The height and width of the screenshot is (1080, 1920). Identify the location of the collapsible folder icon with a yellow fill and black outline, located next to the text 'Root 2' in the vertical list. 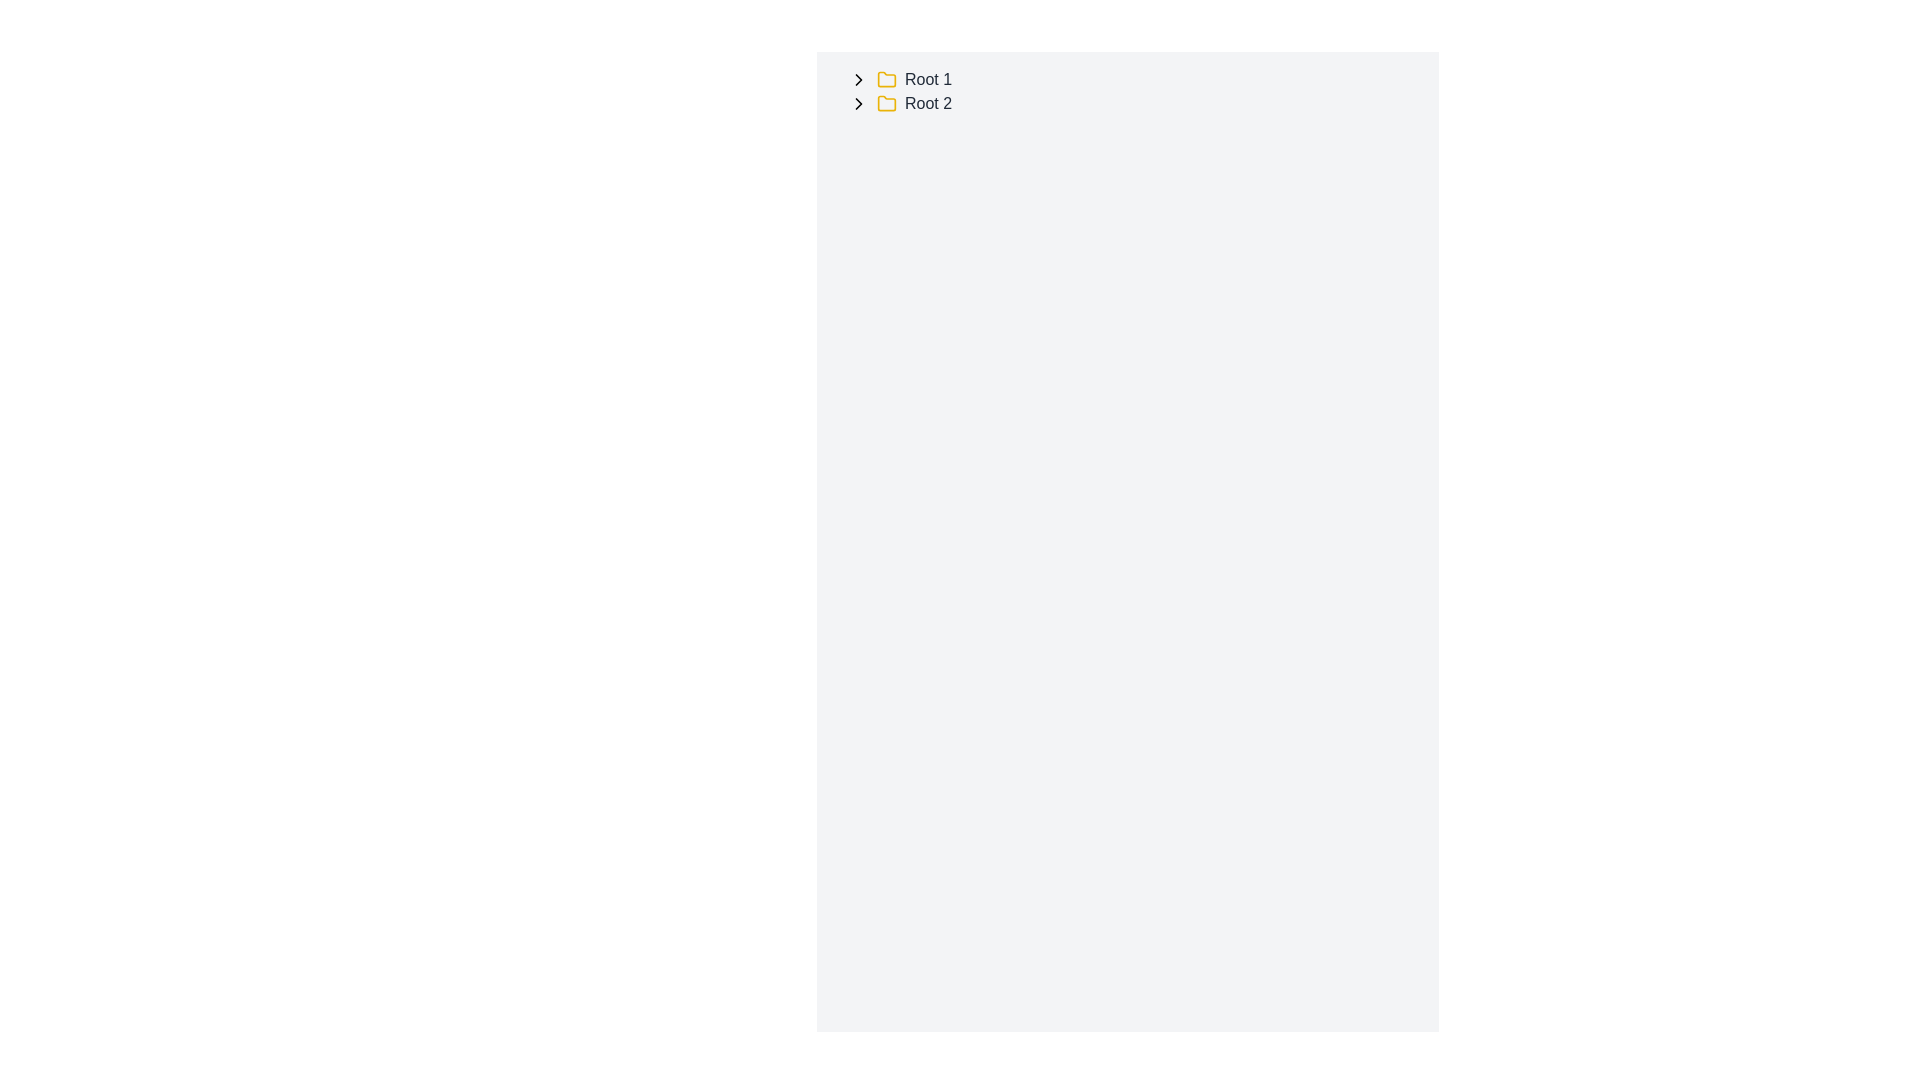
(886, 77).